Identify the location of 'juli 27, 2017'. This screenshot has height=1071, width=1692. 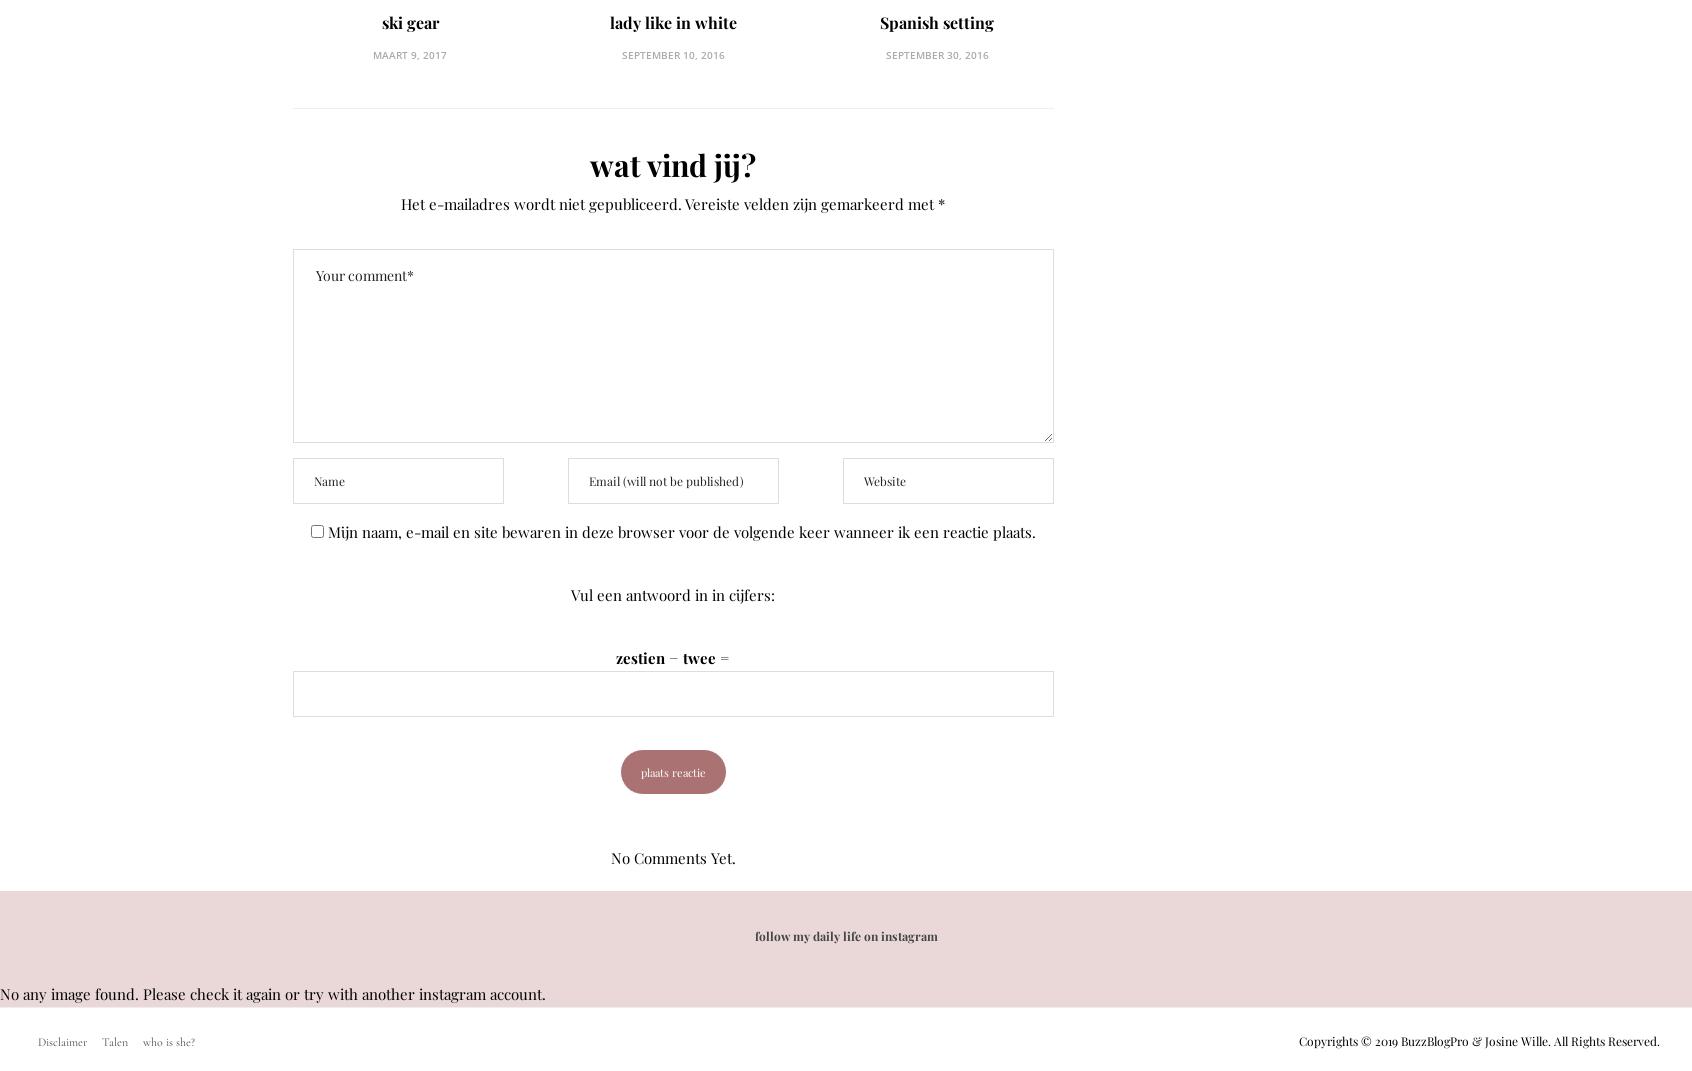
(1172, 54).